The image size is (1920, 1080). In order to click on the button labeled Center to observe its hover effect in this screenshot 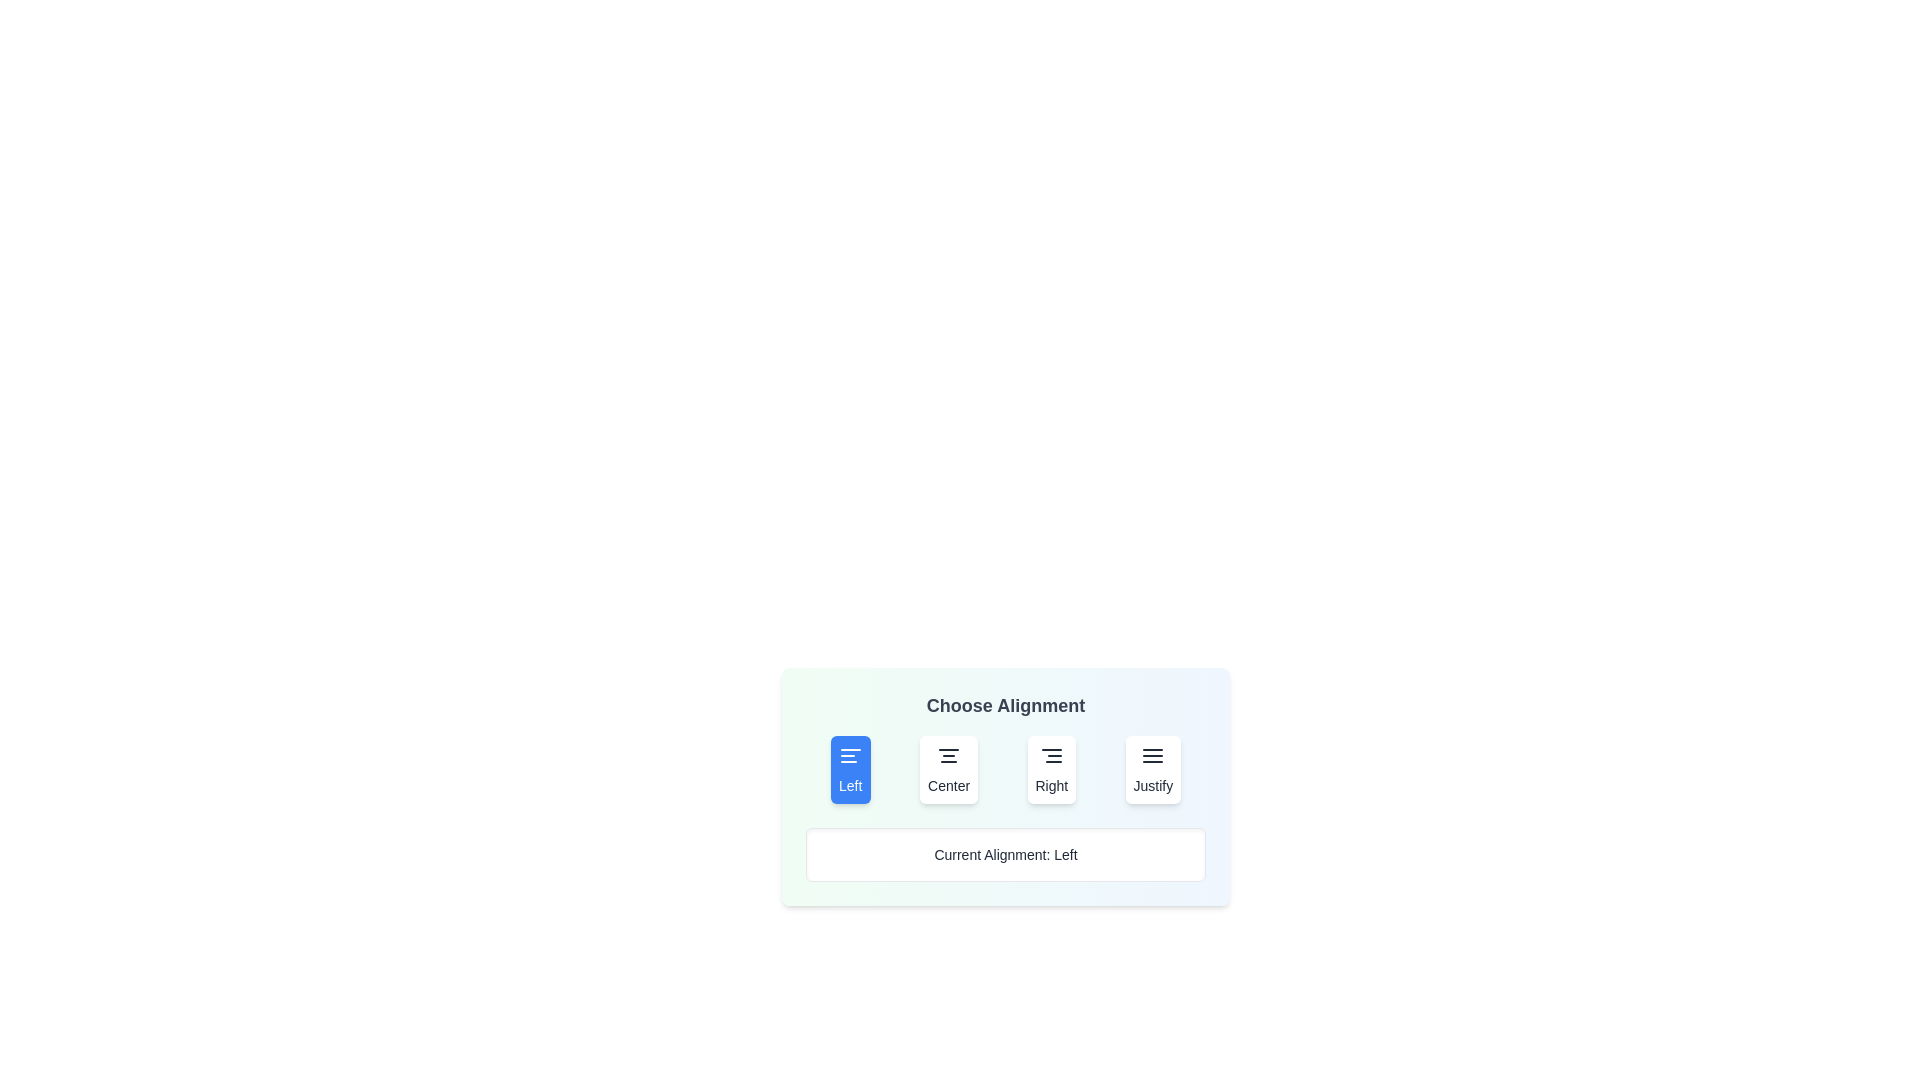, I will do `click(948, 769)`.